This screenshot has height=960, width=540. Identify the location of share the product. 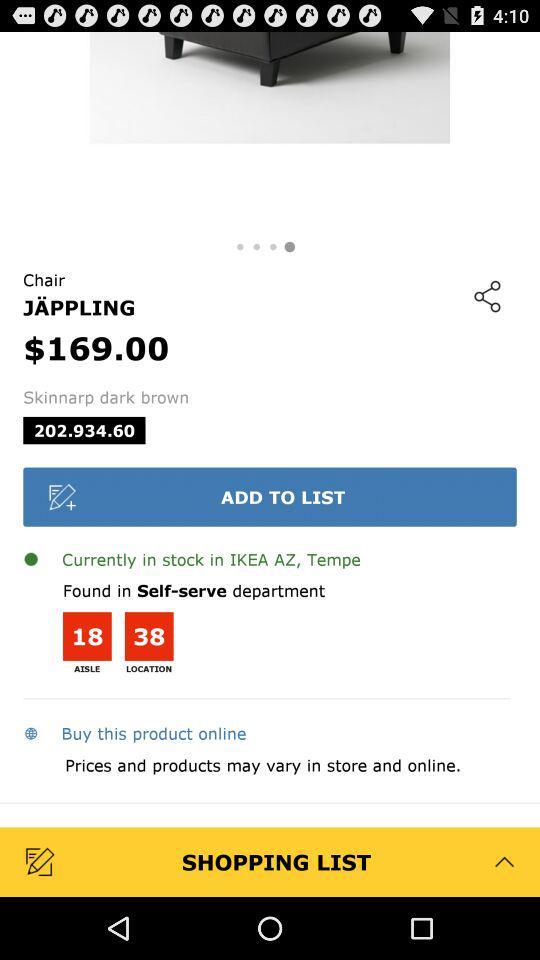
(486, 295).